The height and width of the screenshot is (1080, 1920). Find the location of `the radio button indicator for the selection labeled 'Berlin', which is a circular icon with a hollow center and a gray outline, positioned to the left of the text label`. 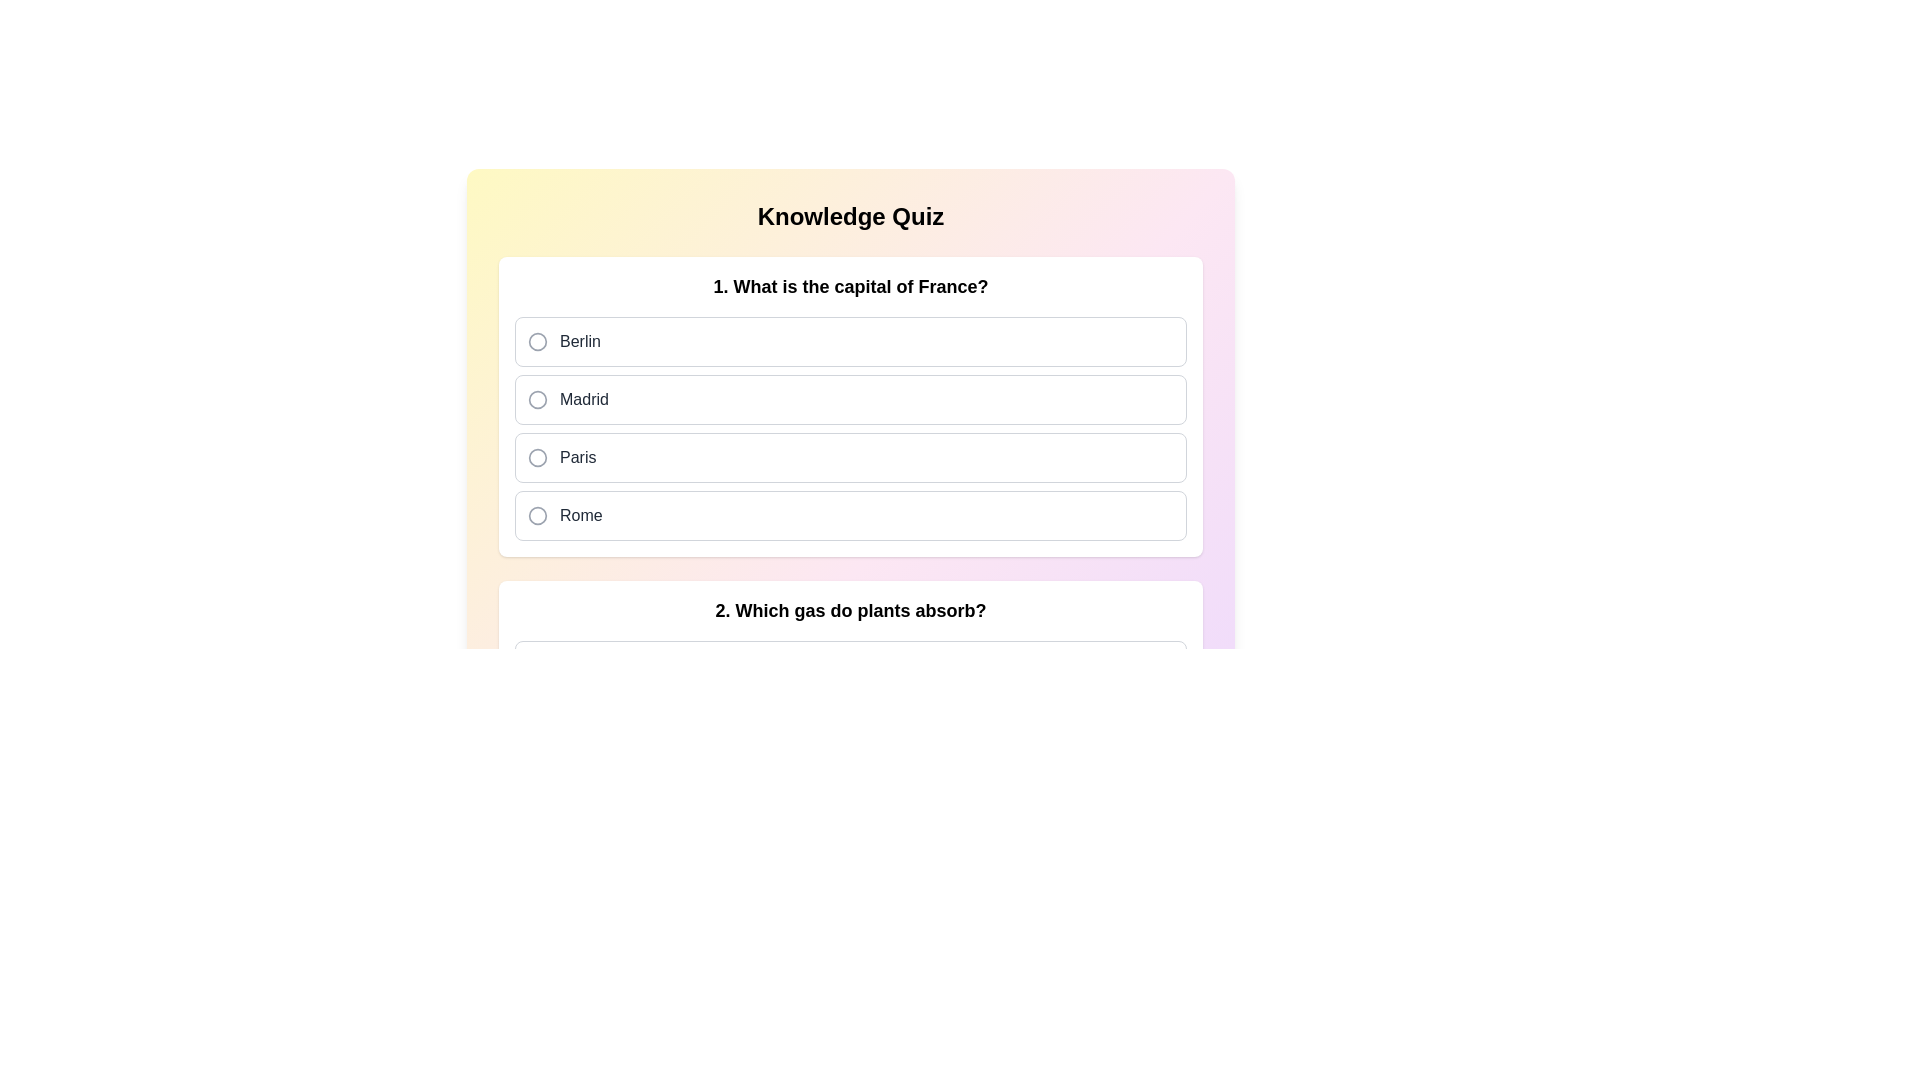

the radio button indicator for the selection labeled 'Berlin', which is a circular icon with a hollow center and a gray outline, positioned to the left of the text label is located at coordinates (537, 341).